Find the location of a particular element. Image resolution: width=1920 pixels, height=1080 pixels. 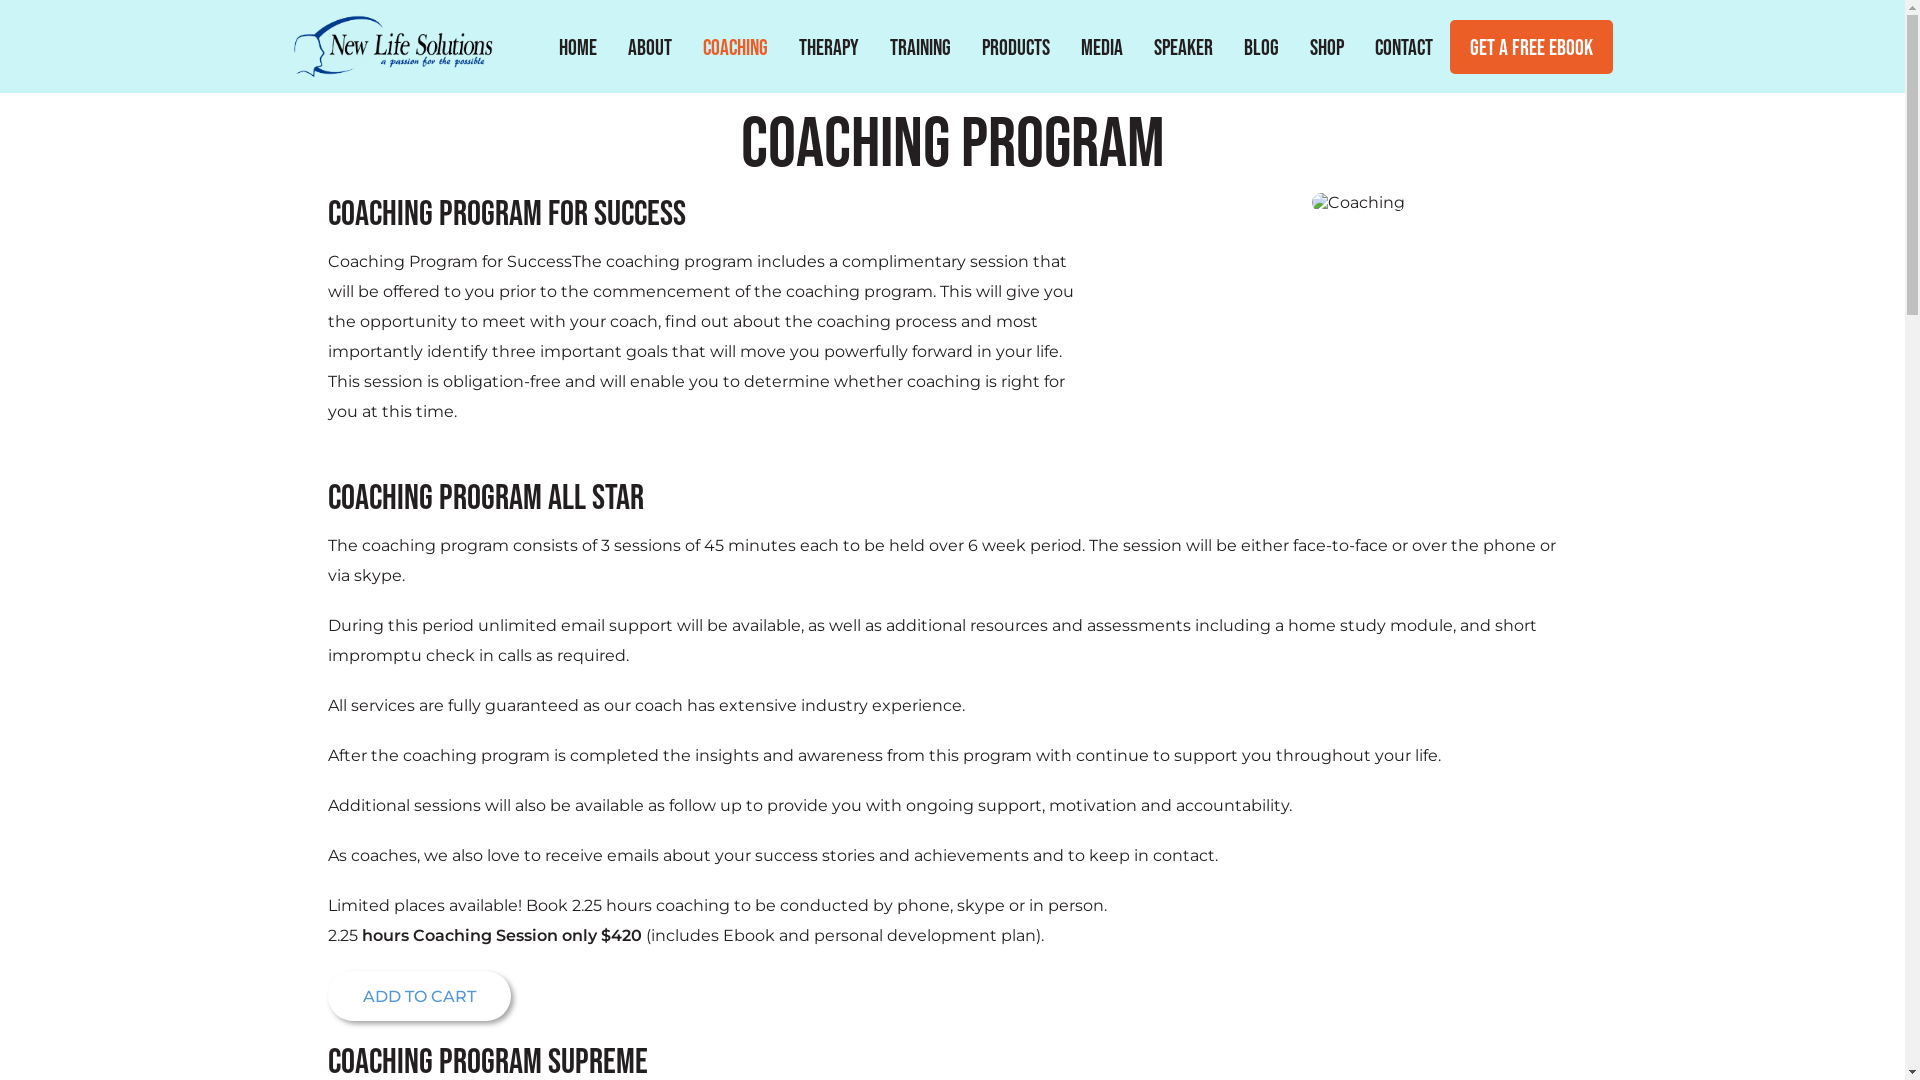

'HOME' is located at coordinates (576, 45).